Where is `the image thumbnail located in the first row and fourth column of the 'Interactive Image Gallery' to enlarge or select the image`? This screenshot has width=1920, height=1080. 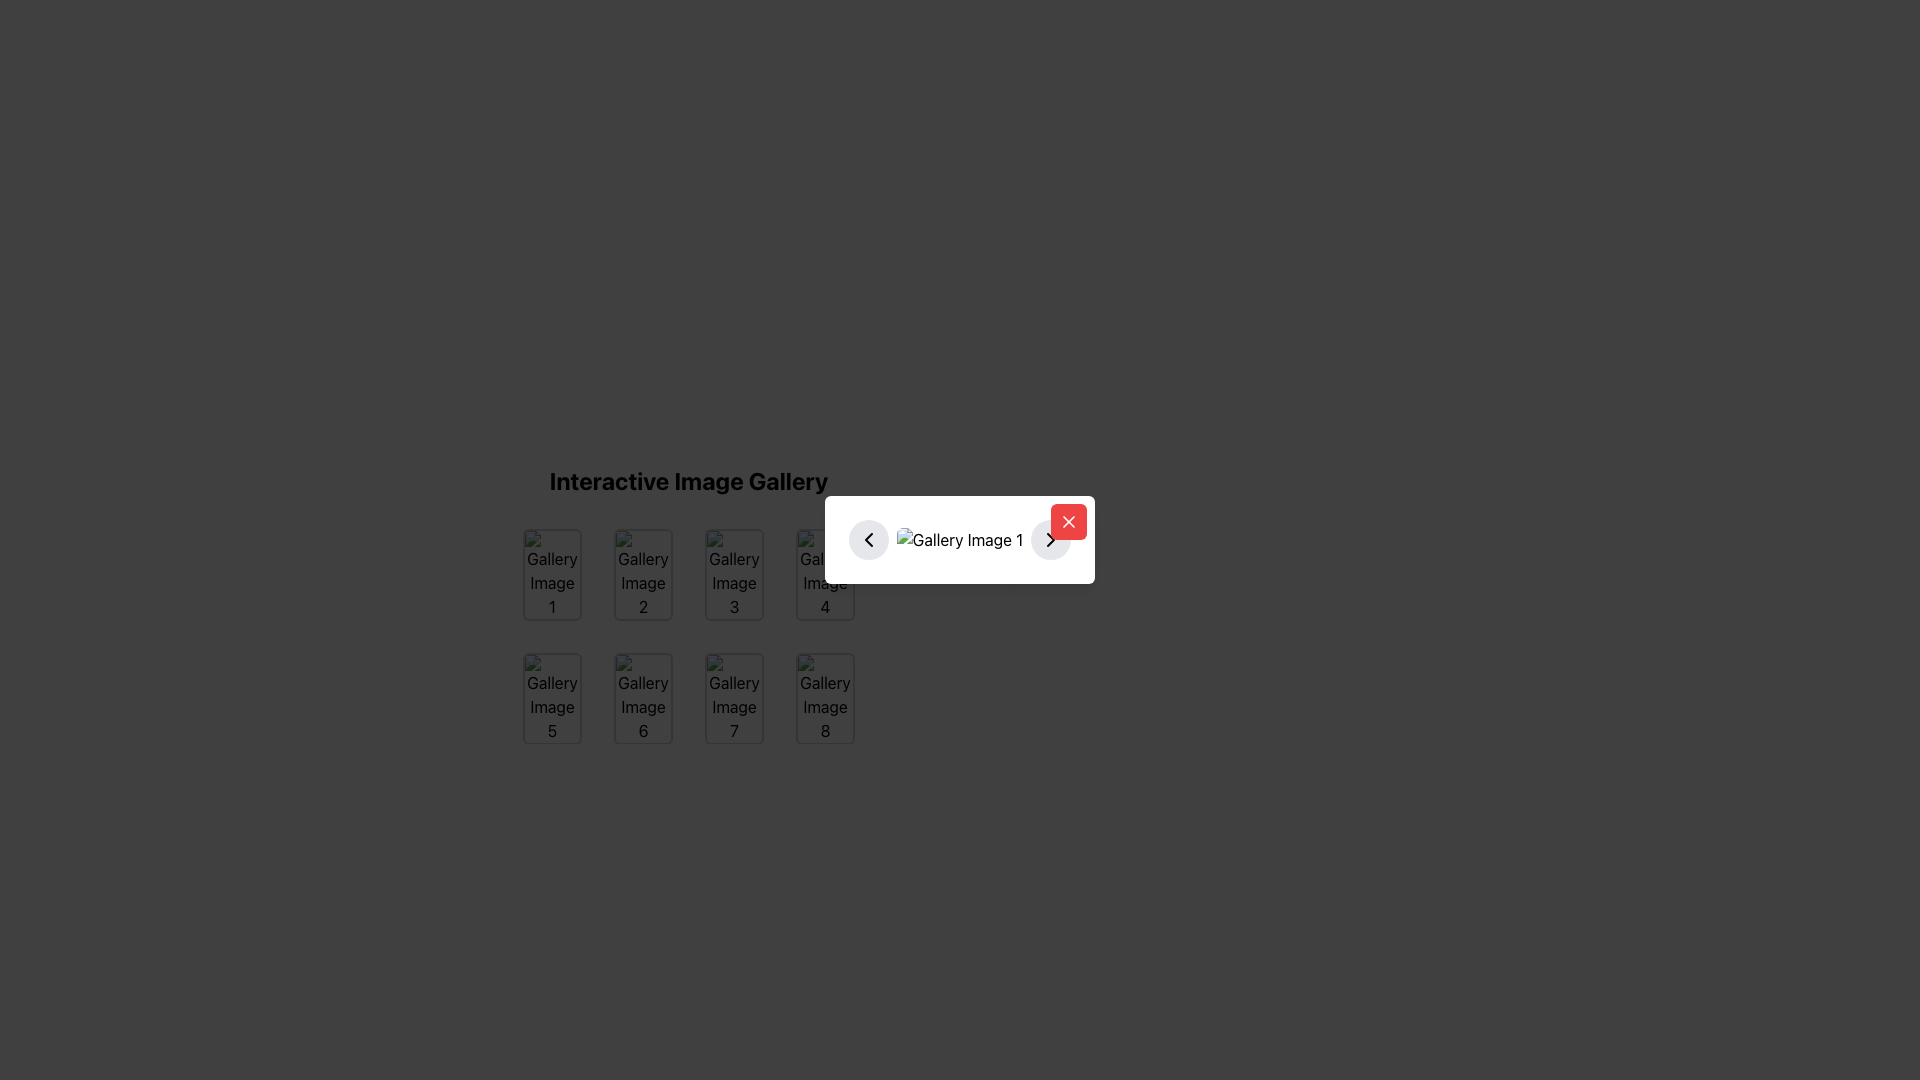 the image thumbnail located in the first row and fourth column of the 'Interactive Image Gallery' to enlarge or select the image is located at coordinates (825, 574).